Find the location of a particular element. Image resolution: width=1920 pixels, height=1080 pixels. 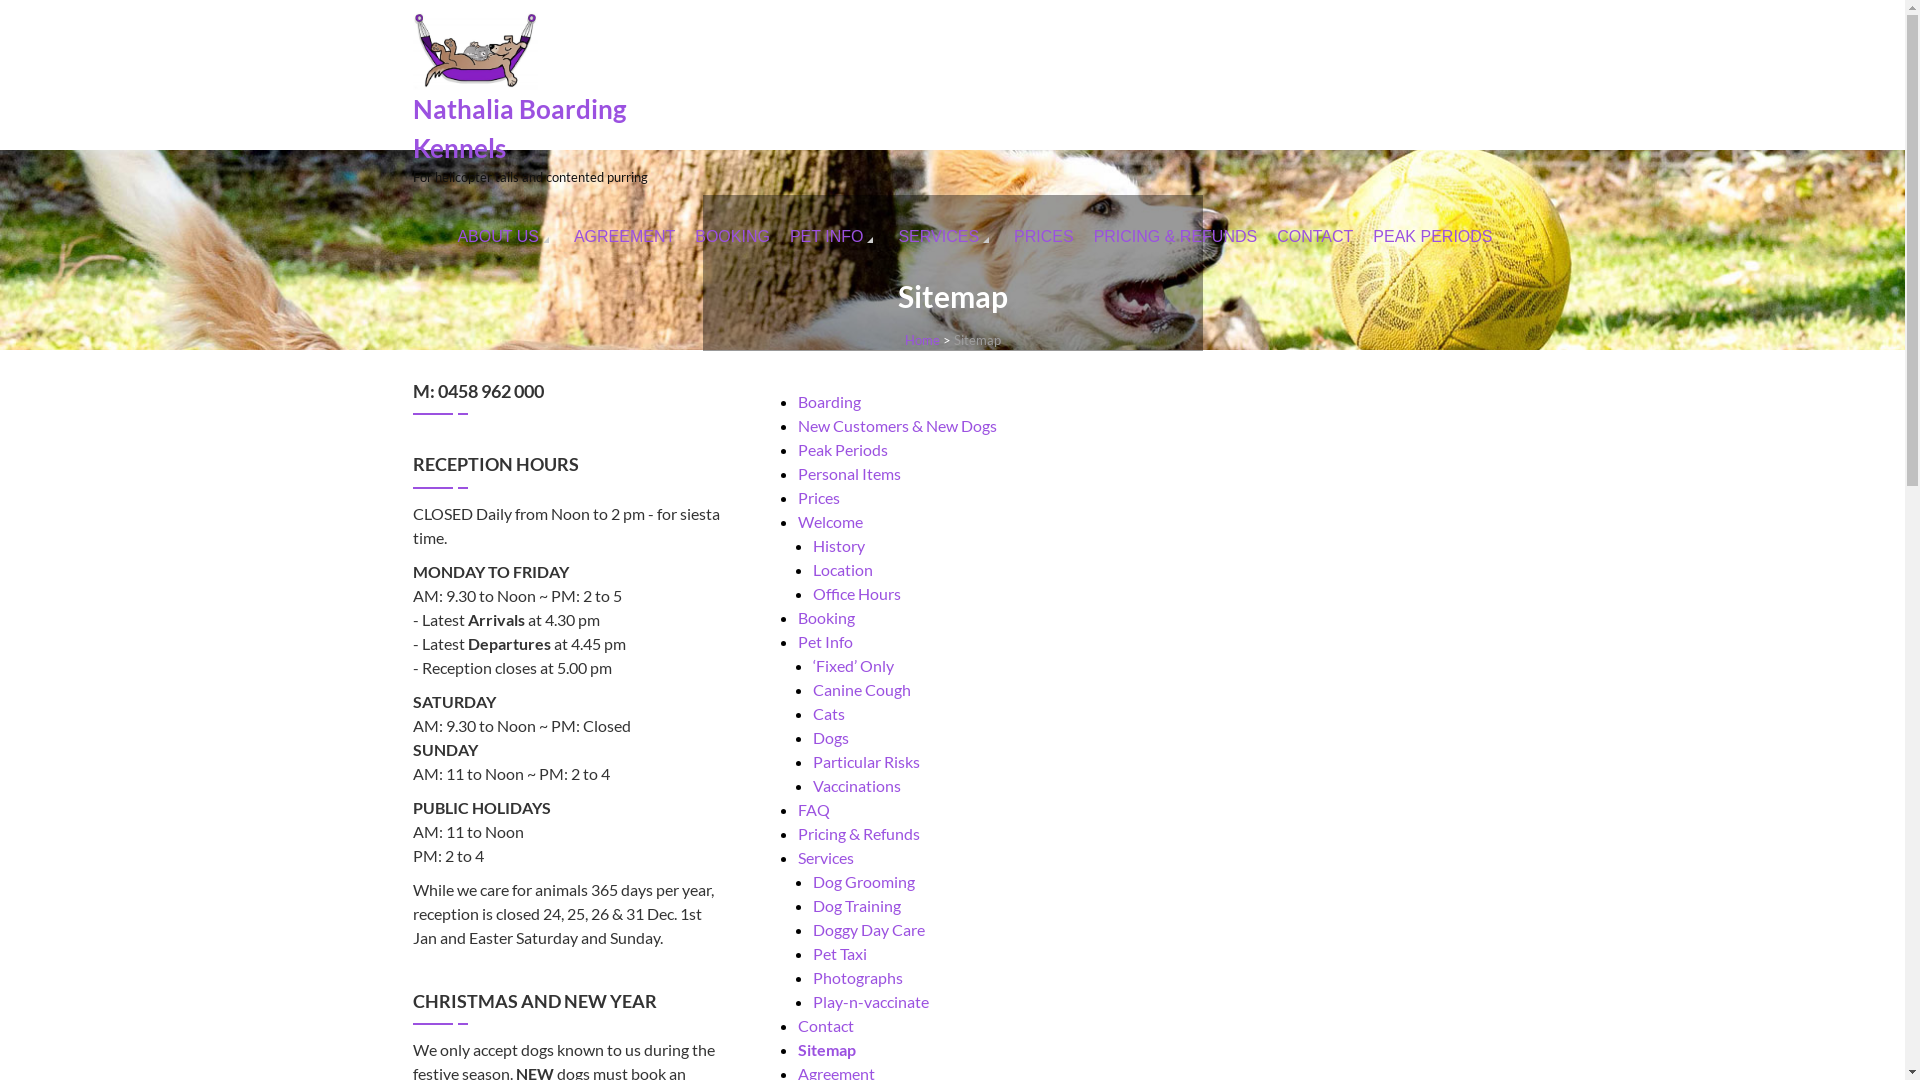

'FAQ' is located at coordinates (814, 808).